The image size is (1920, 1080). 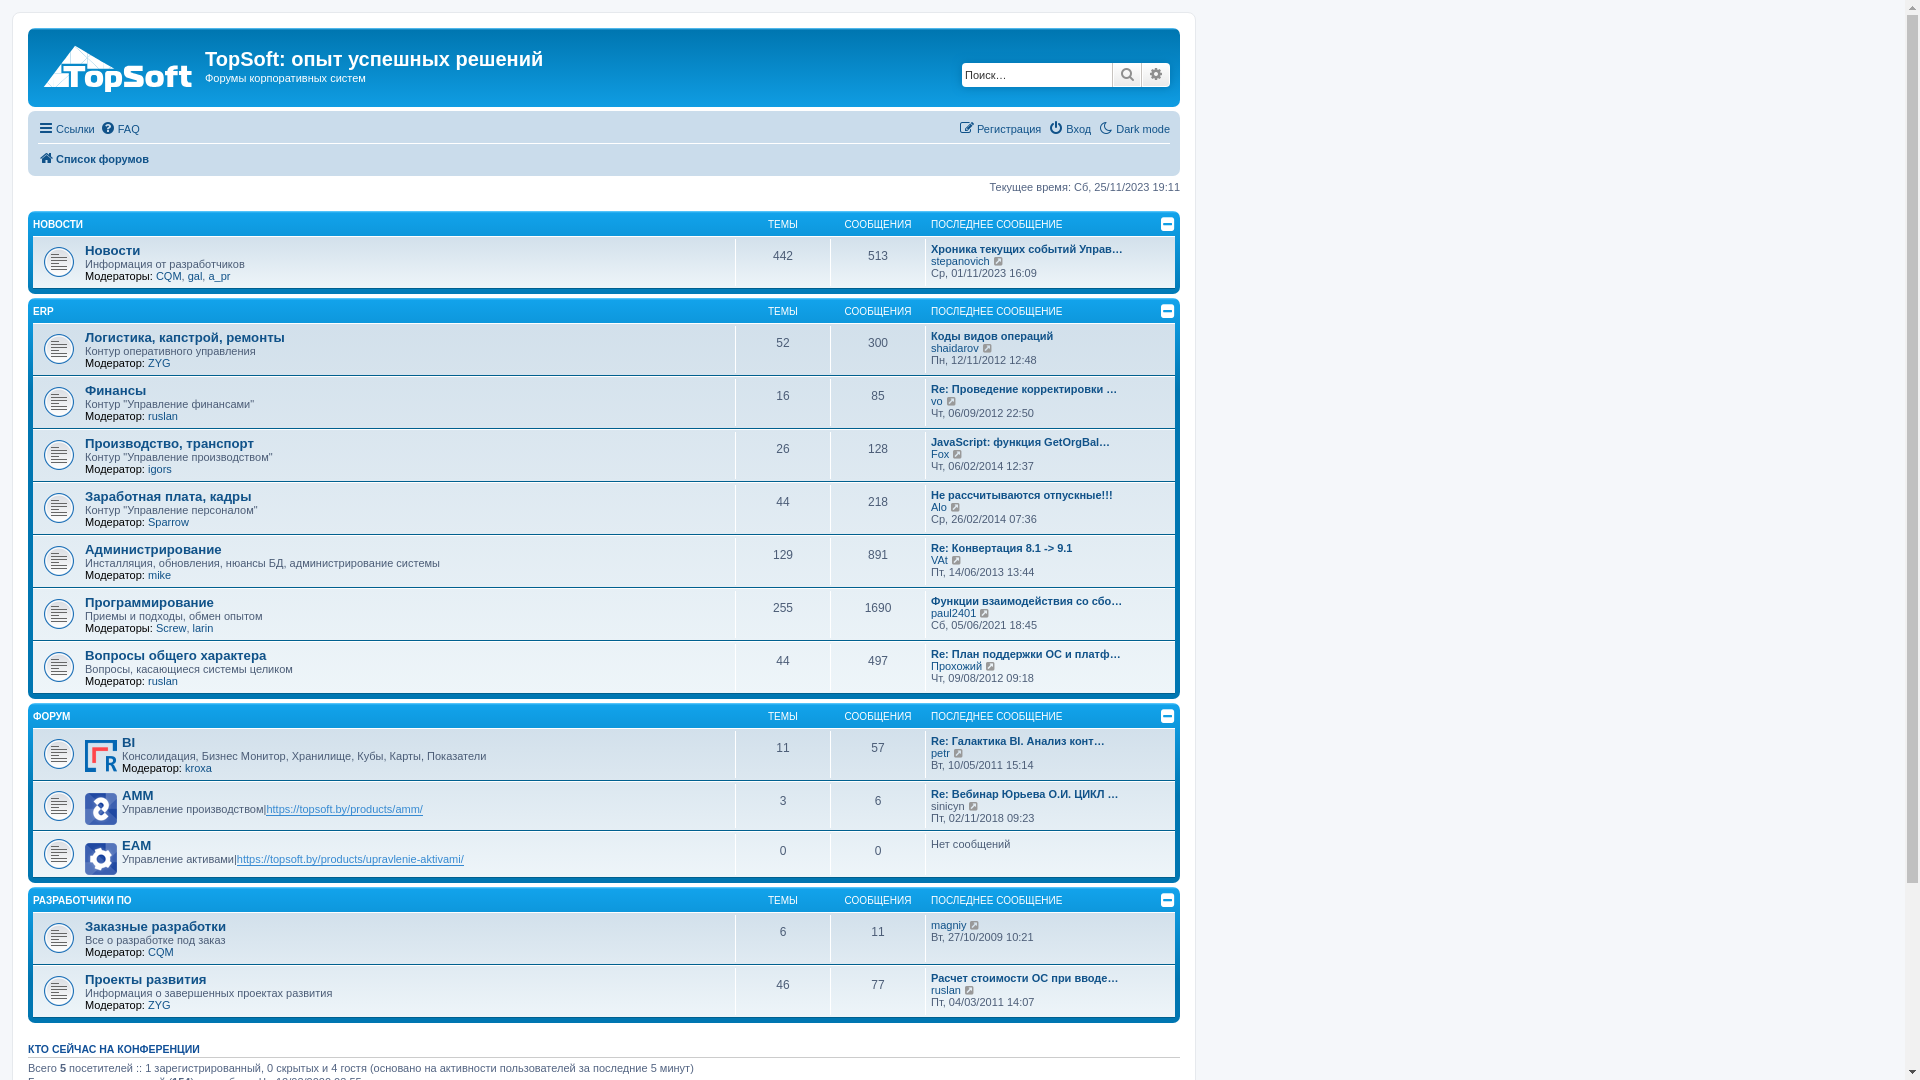 I want to click on 'gal', so click(x=187, y=276).